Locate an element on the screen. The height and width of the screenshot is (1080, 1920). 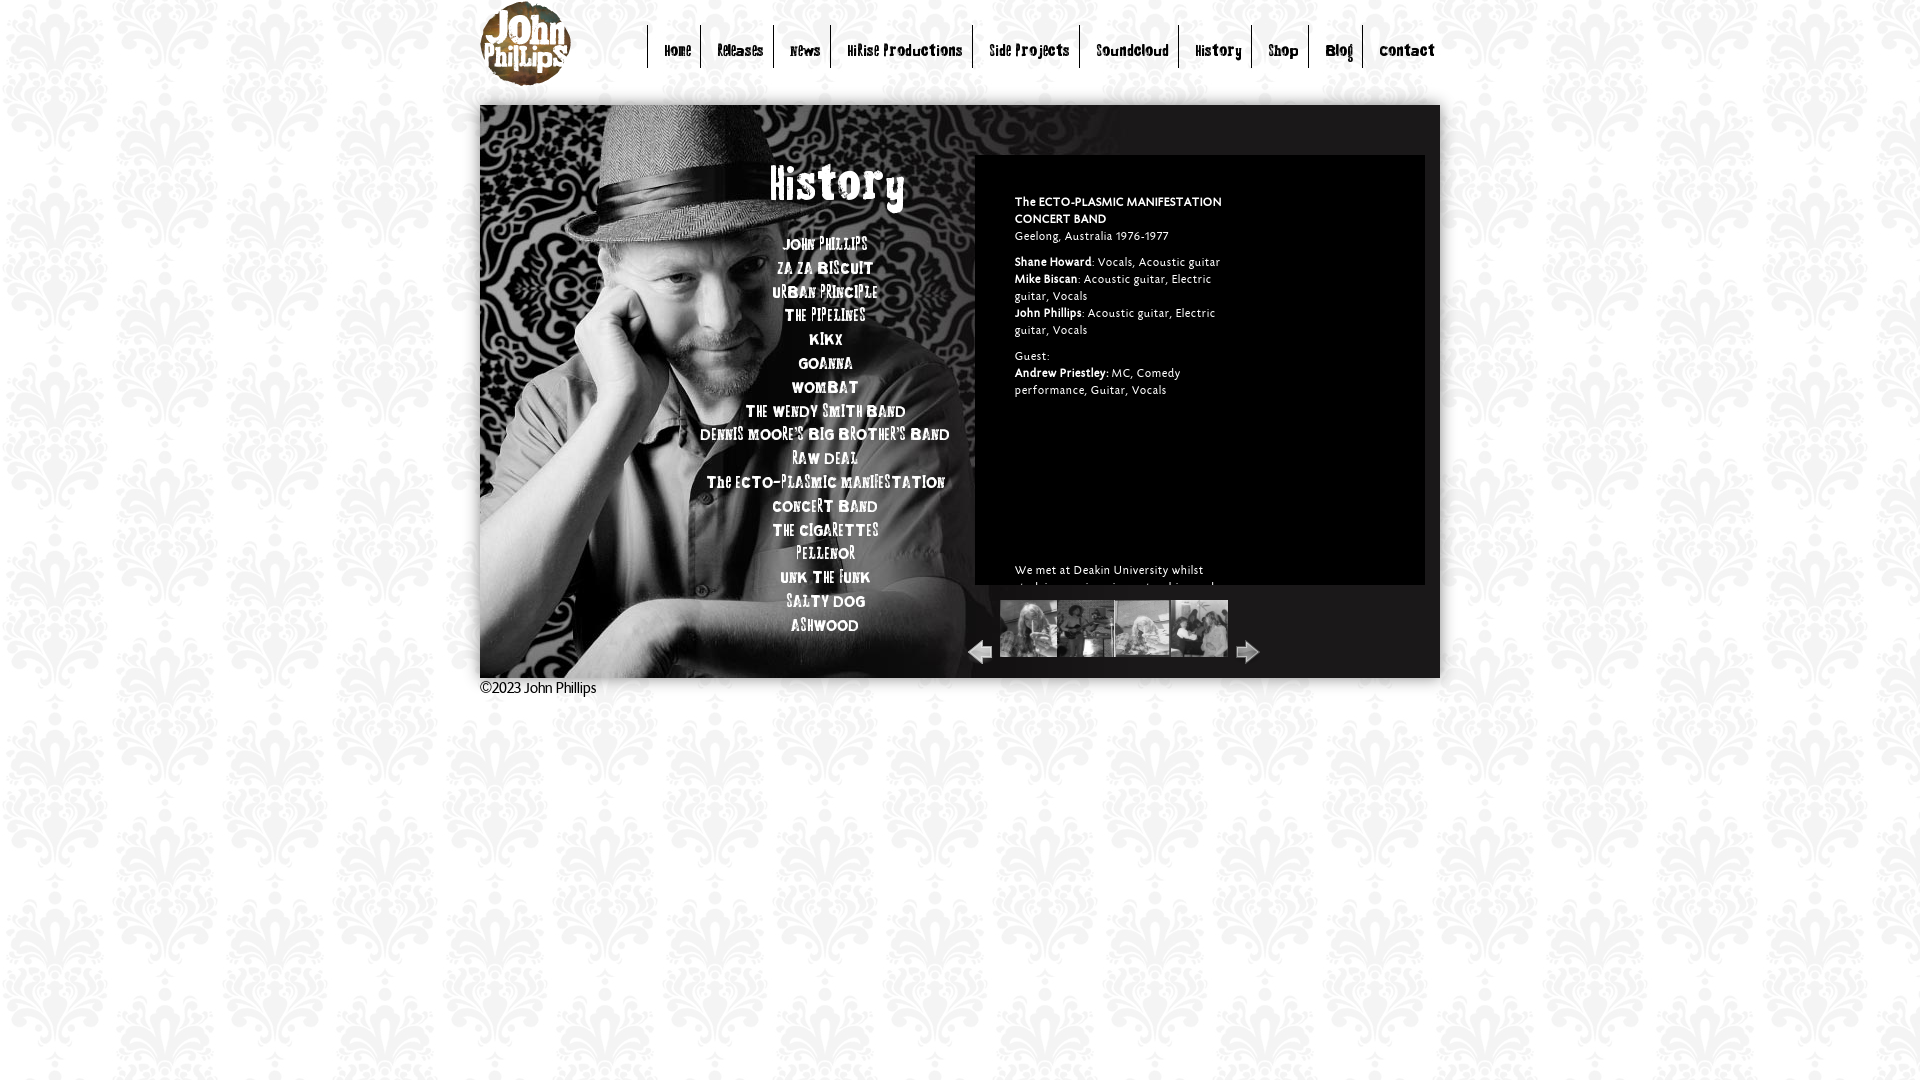
'The ECTO-PLASMIC MANIFESTATION CONCERT BAND' is located at coordinates (705, 495).